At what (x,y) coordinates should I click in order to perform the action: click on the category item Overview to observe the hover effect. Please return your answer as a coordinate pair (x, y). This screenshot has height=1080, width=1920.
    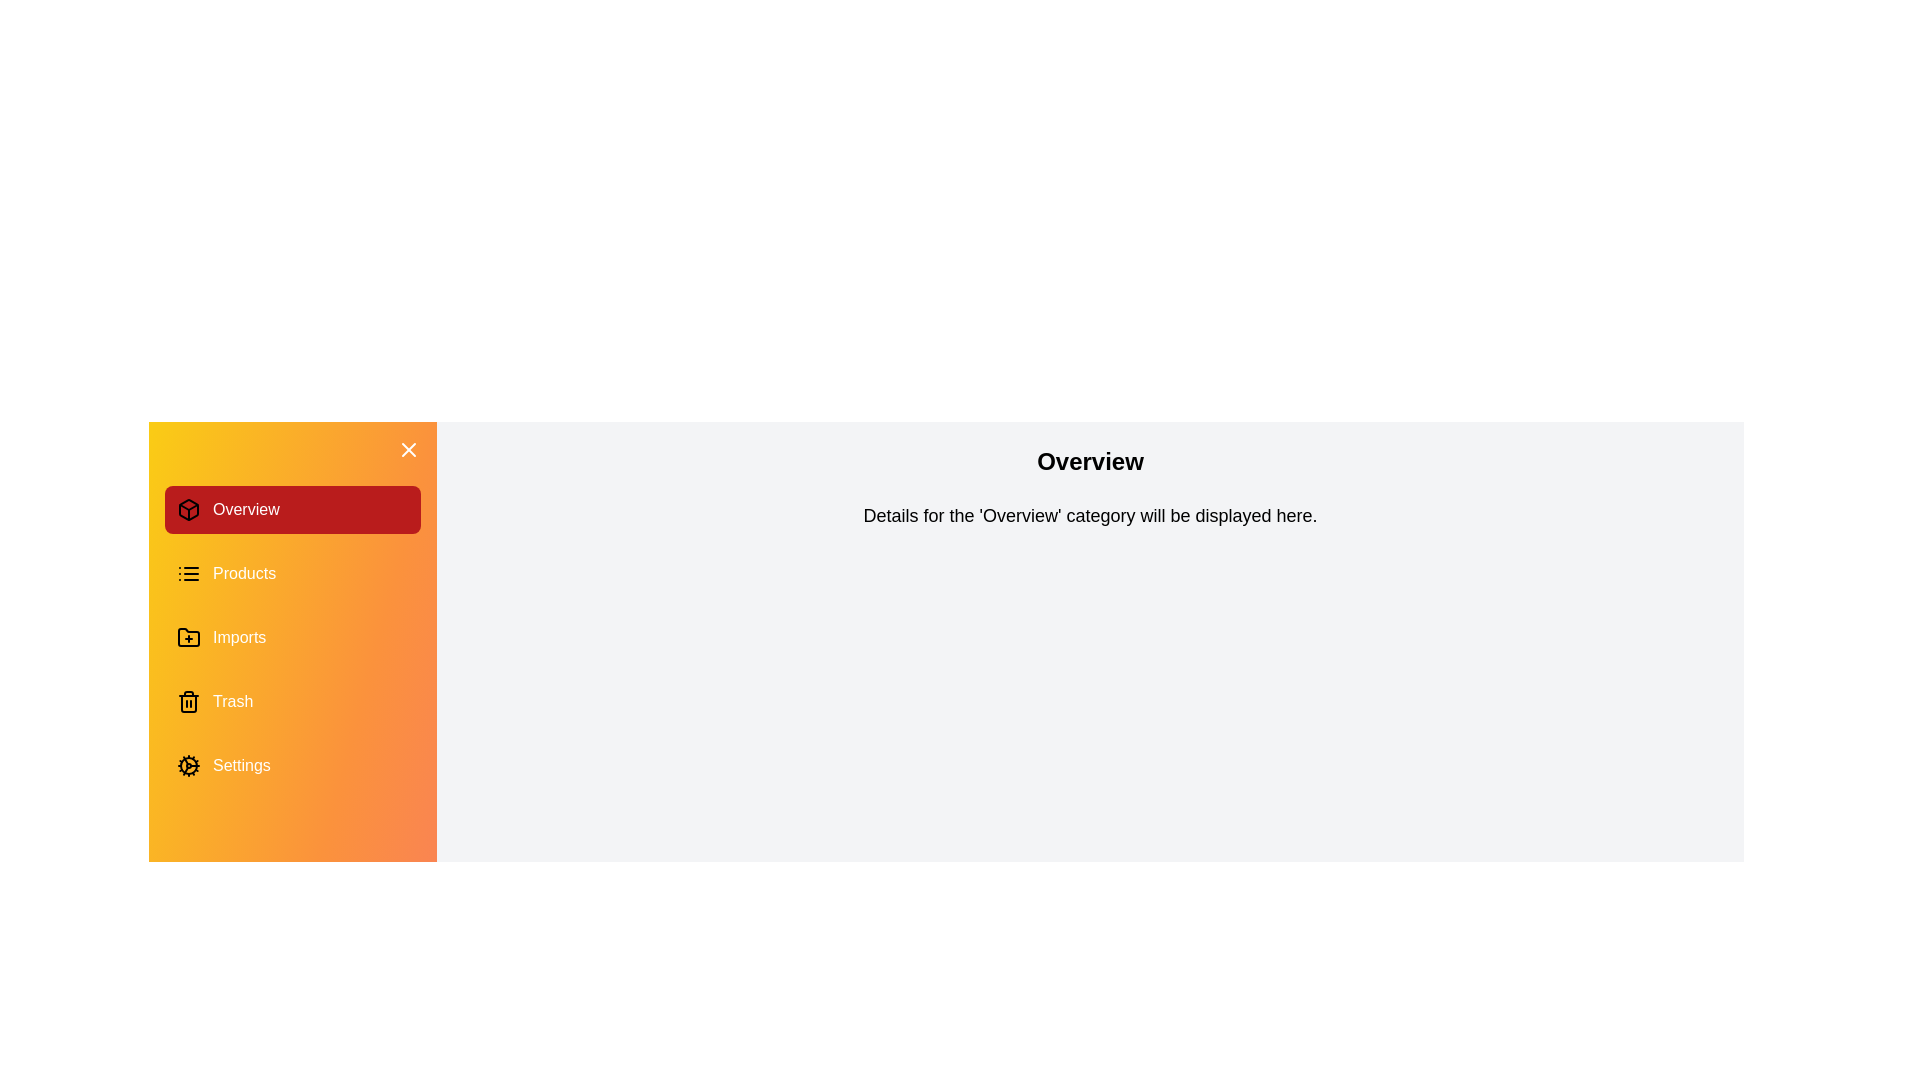
    Looking at the image, I should click on (291, 508).